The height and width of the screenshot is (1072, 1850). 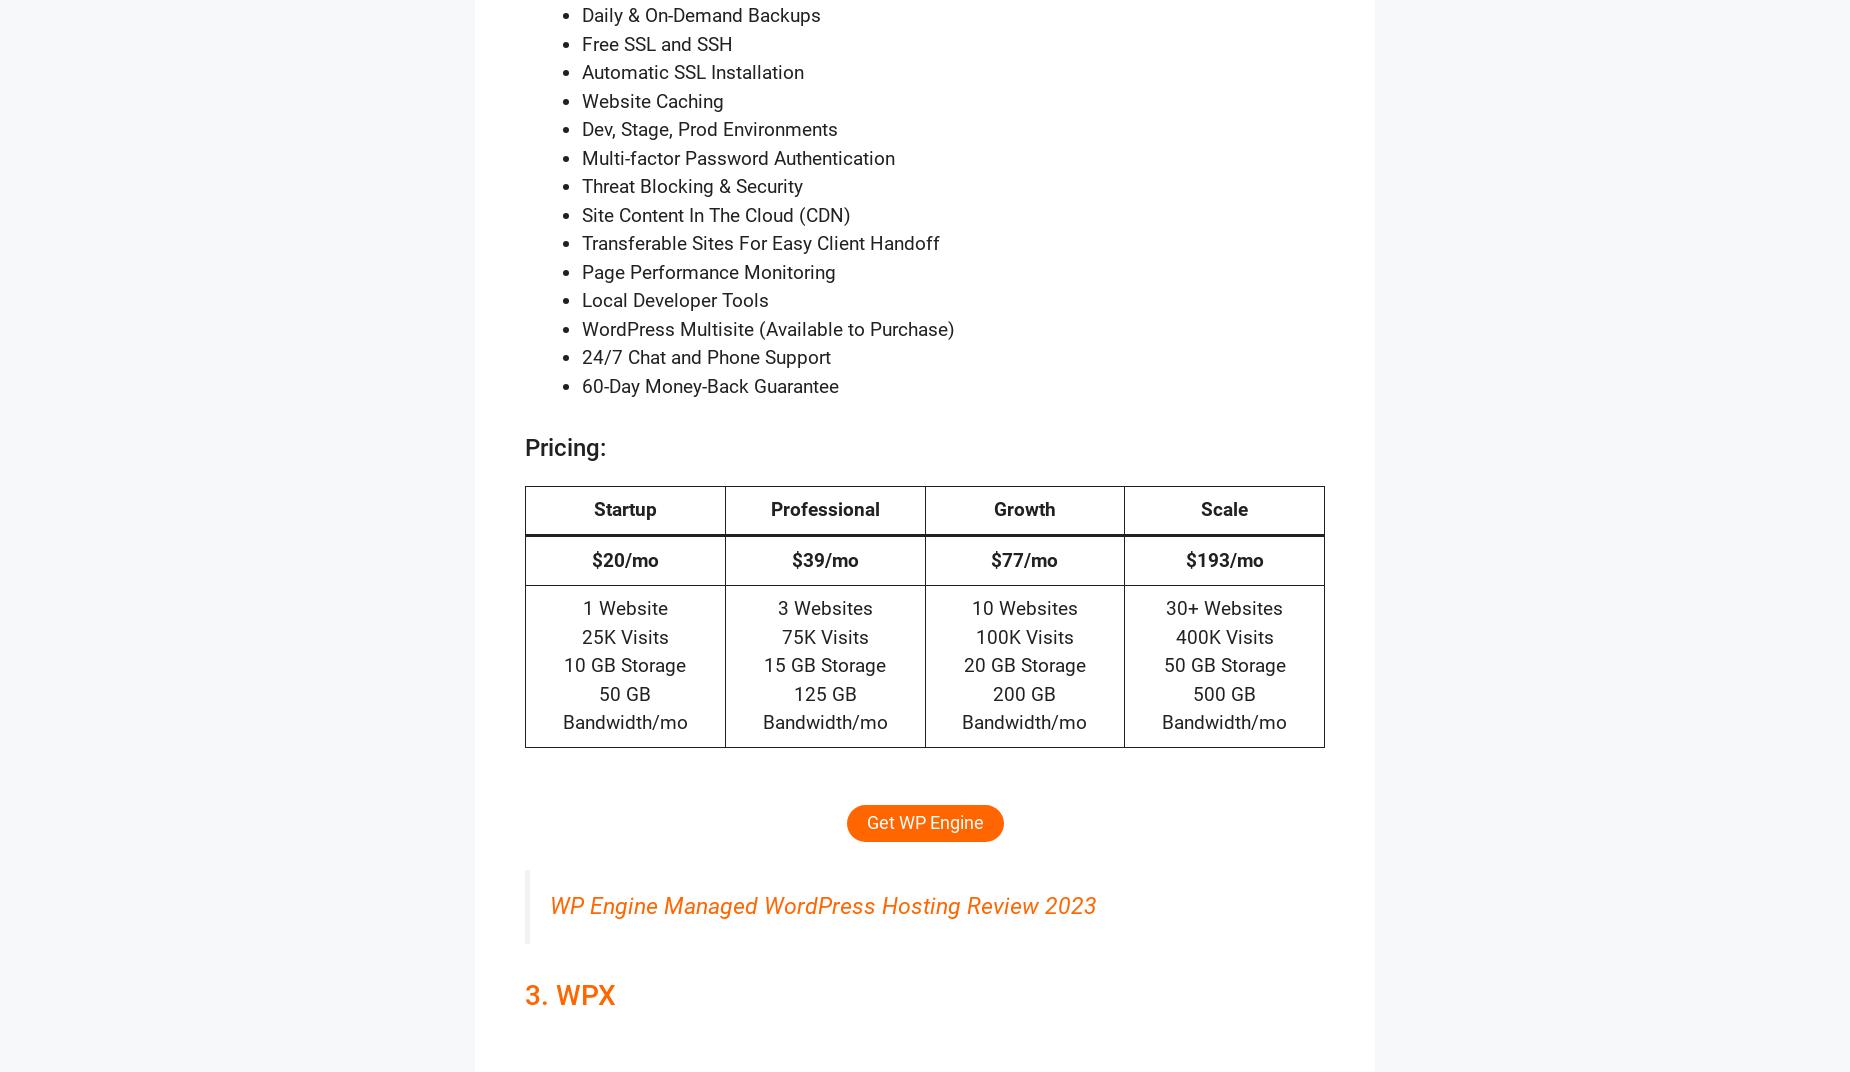 What do you see at coordinates (624, 608) in the screenshot?
I see `'1 Website'` at bounding box center [624, 608].